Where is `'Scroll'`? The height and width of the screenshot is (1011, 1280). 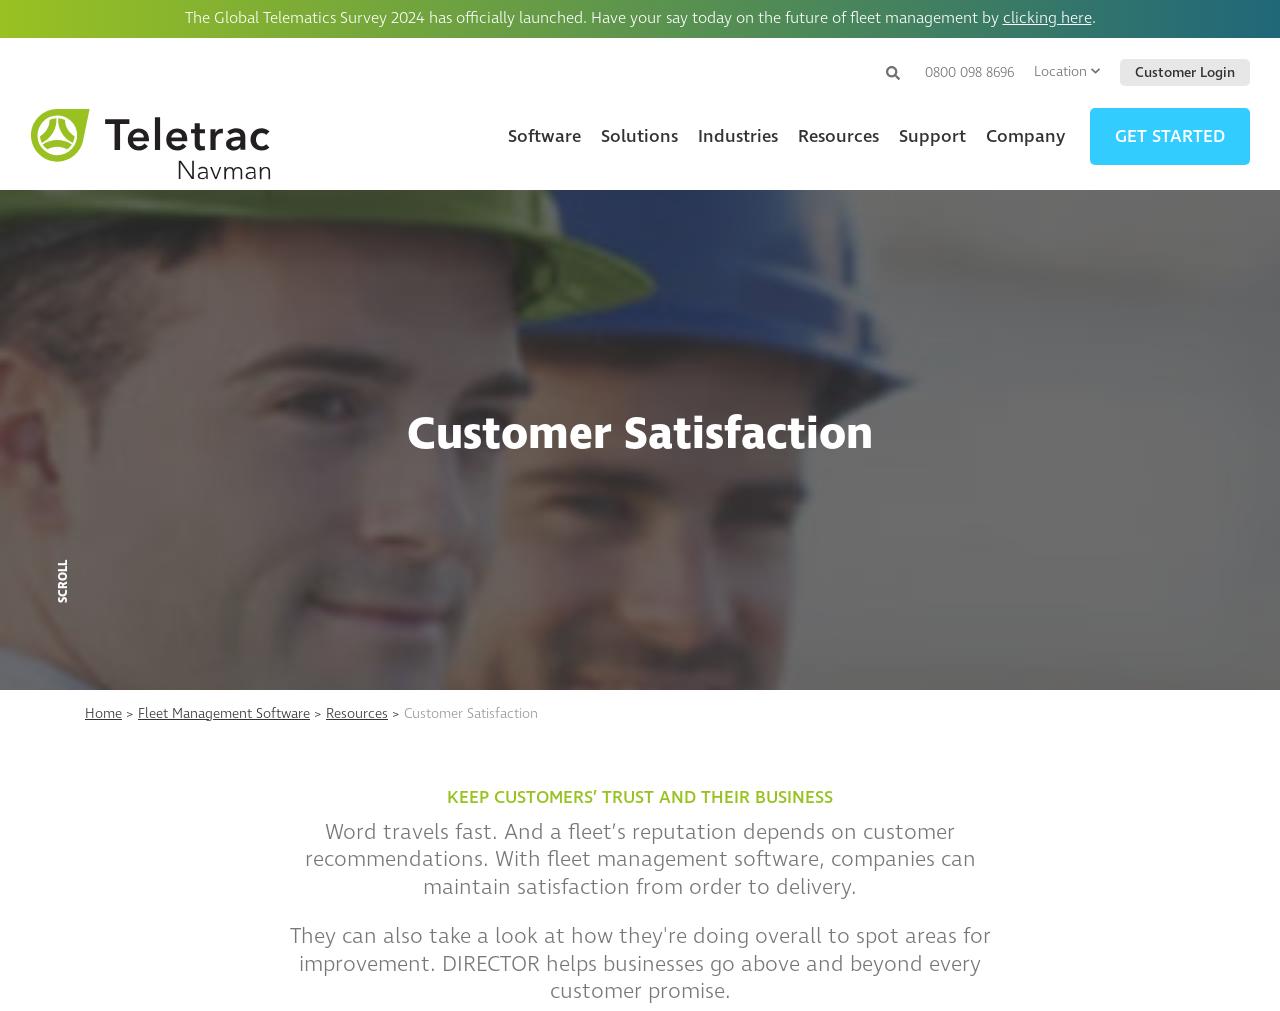 'Scroll' is located at coordinates (63, 582).